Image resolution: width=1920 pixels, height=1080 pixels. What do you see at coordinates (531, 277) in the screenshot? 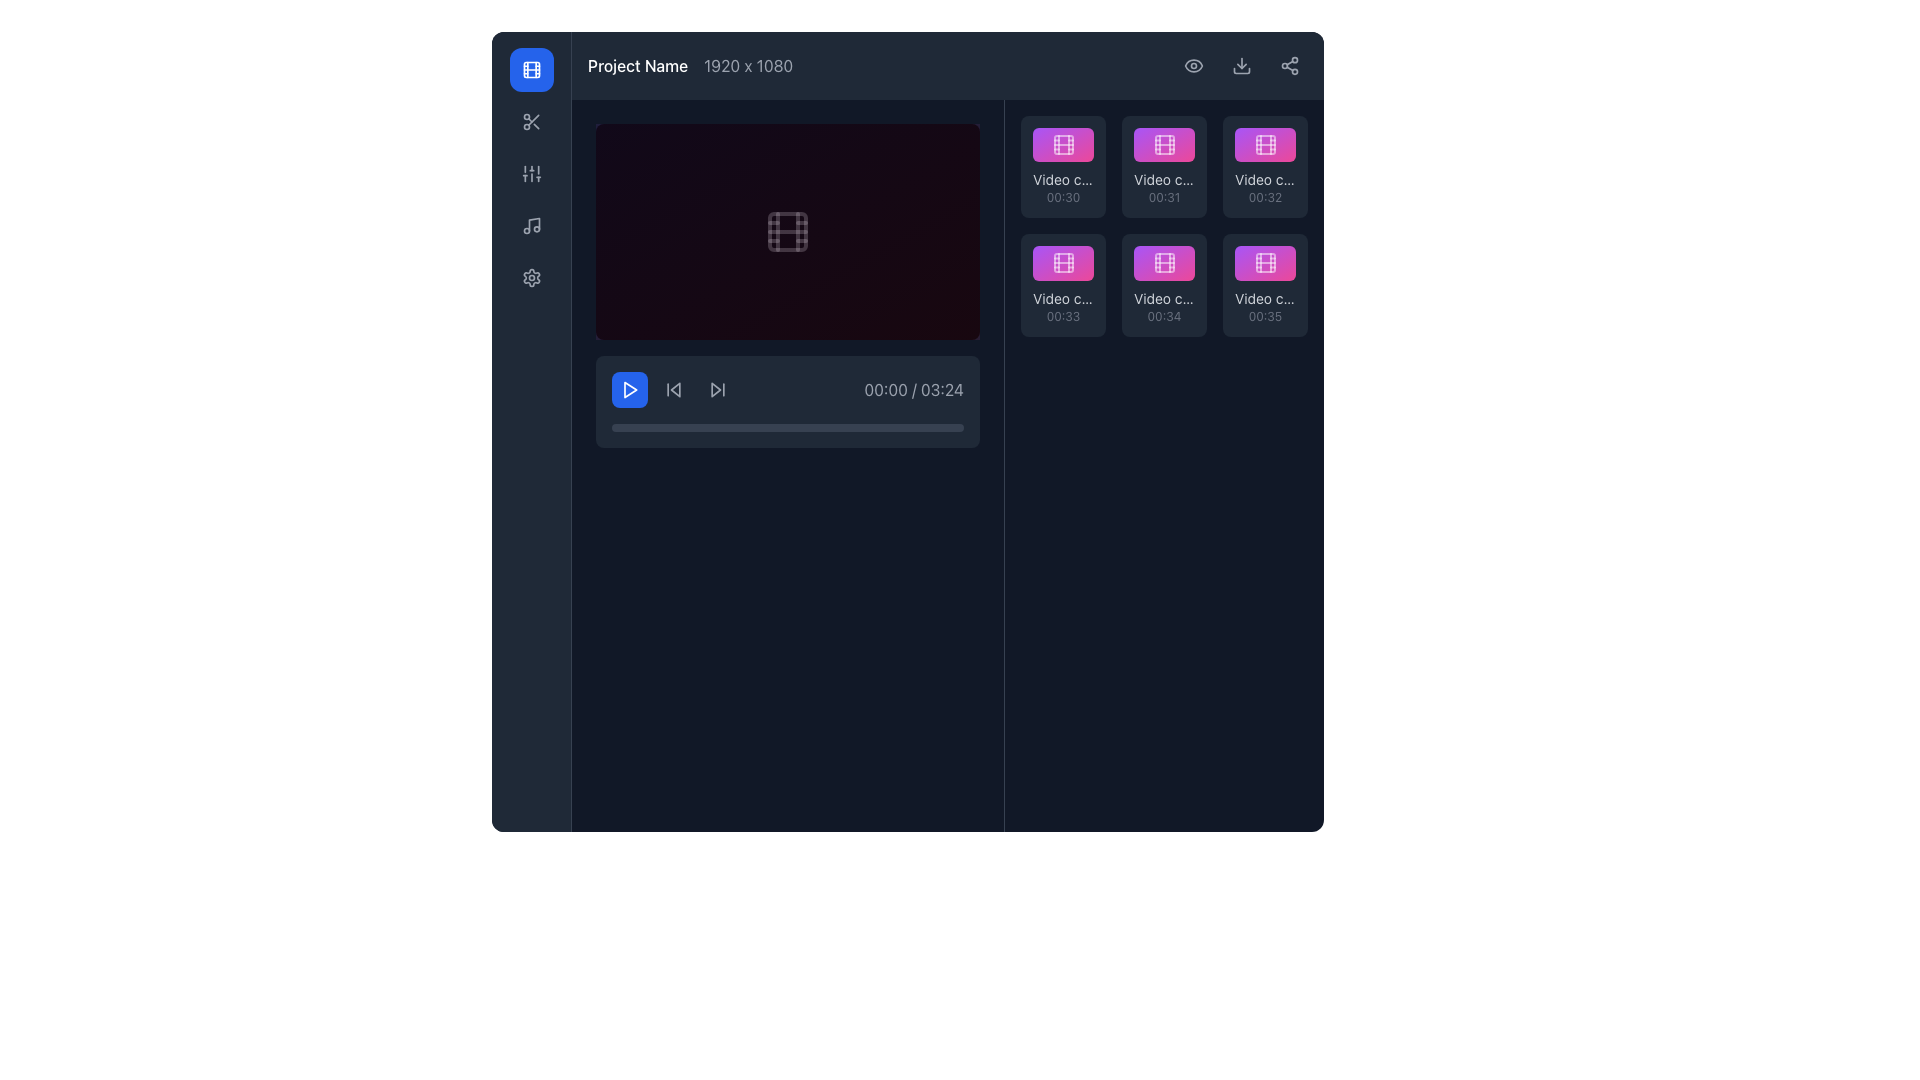
I see `the gear-shaped settings icon located in the top right corner of the interface, which is the fifth icon in a vertical toolbar` at bounding box center [531, 277].